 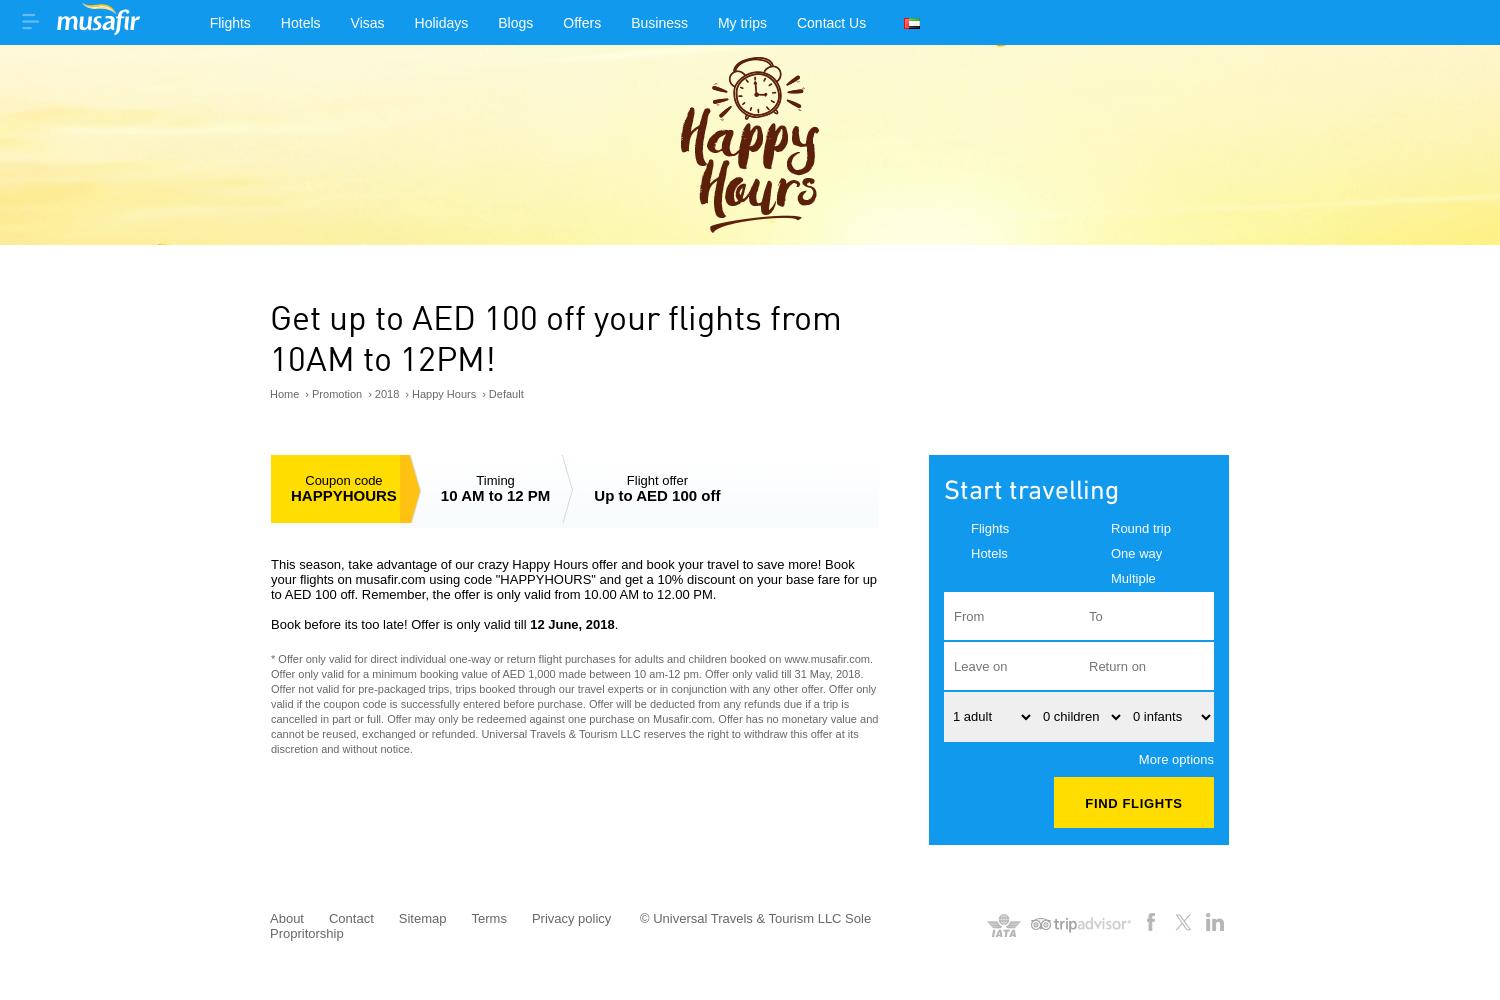 I want to click on 'Up to AED 100 off', so click(x=593, y=493).